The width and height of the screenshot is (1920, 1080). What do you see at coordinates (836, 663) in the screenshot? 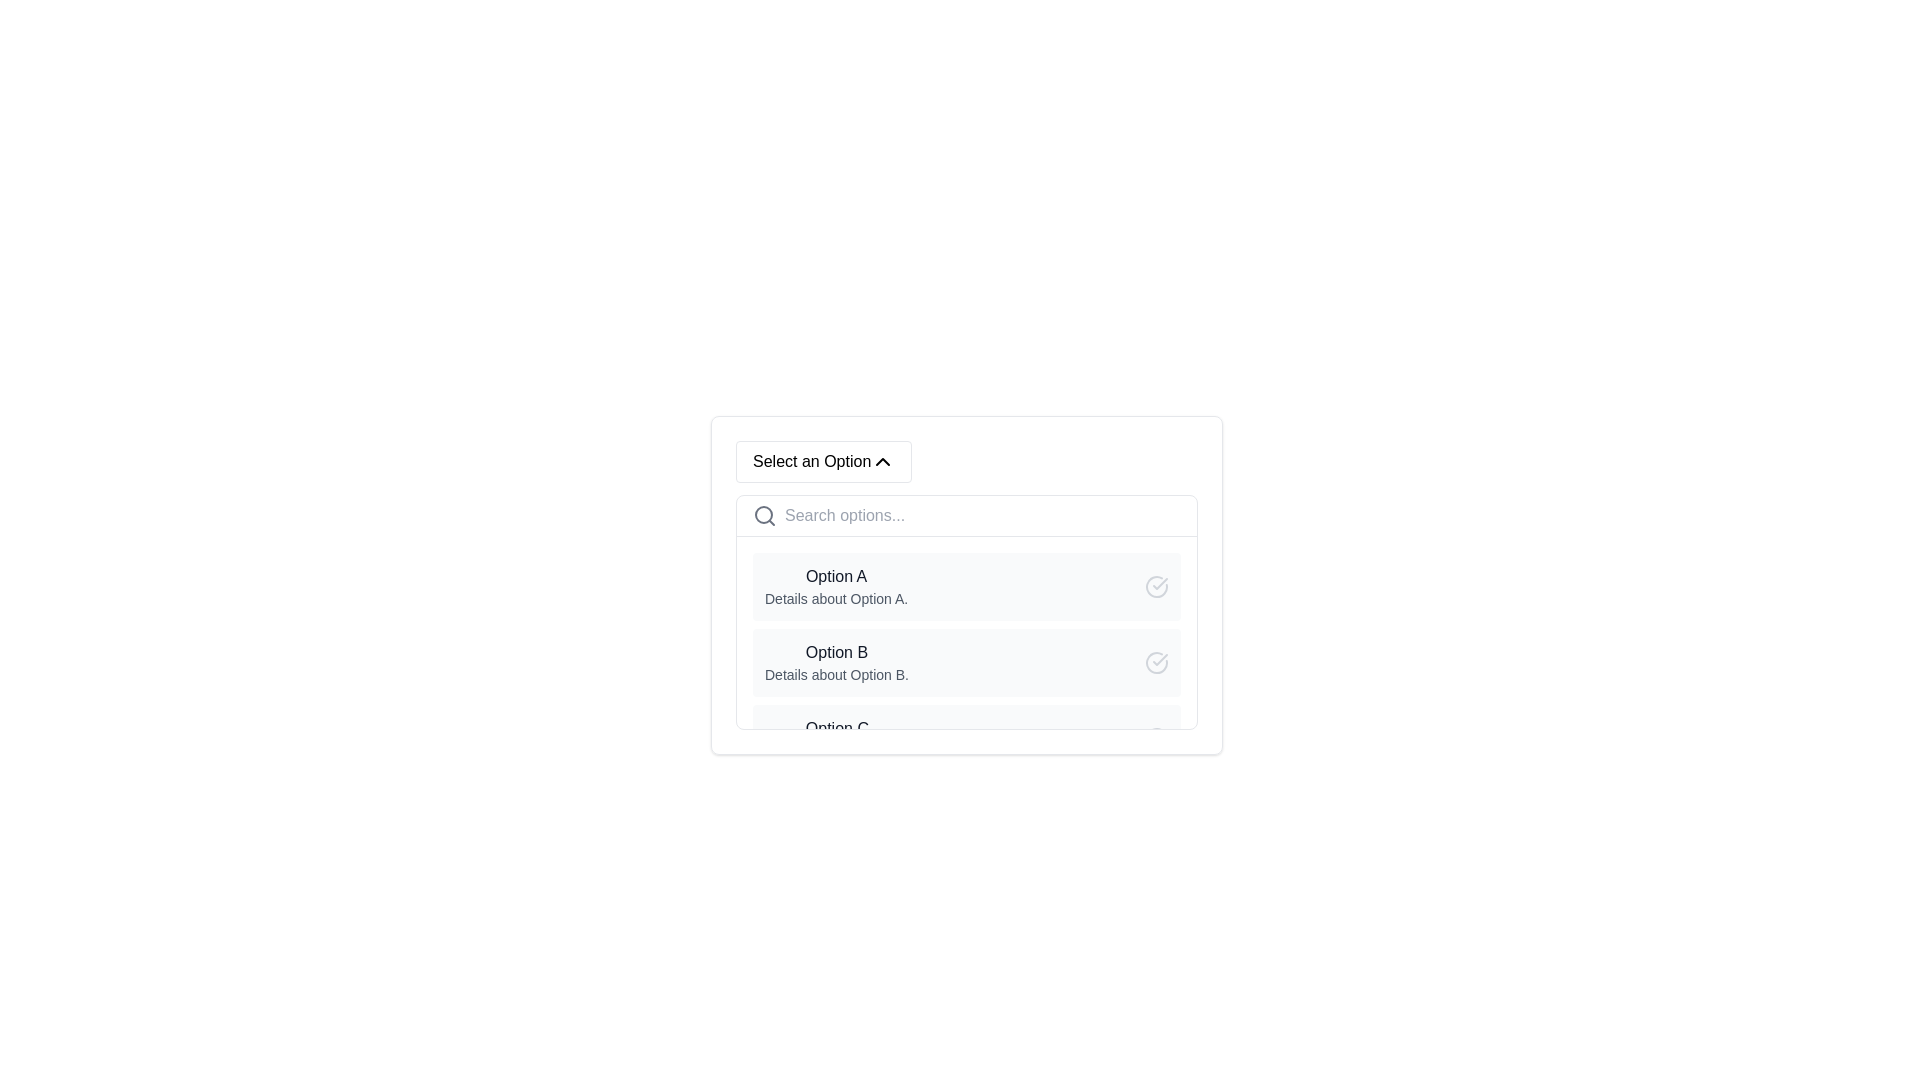
I see `the second item in the selectable list` at bounding box center [836, 663].